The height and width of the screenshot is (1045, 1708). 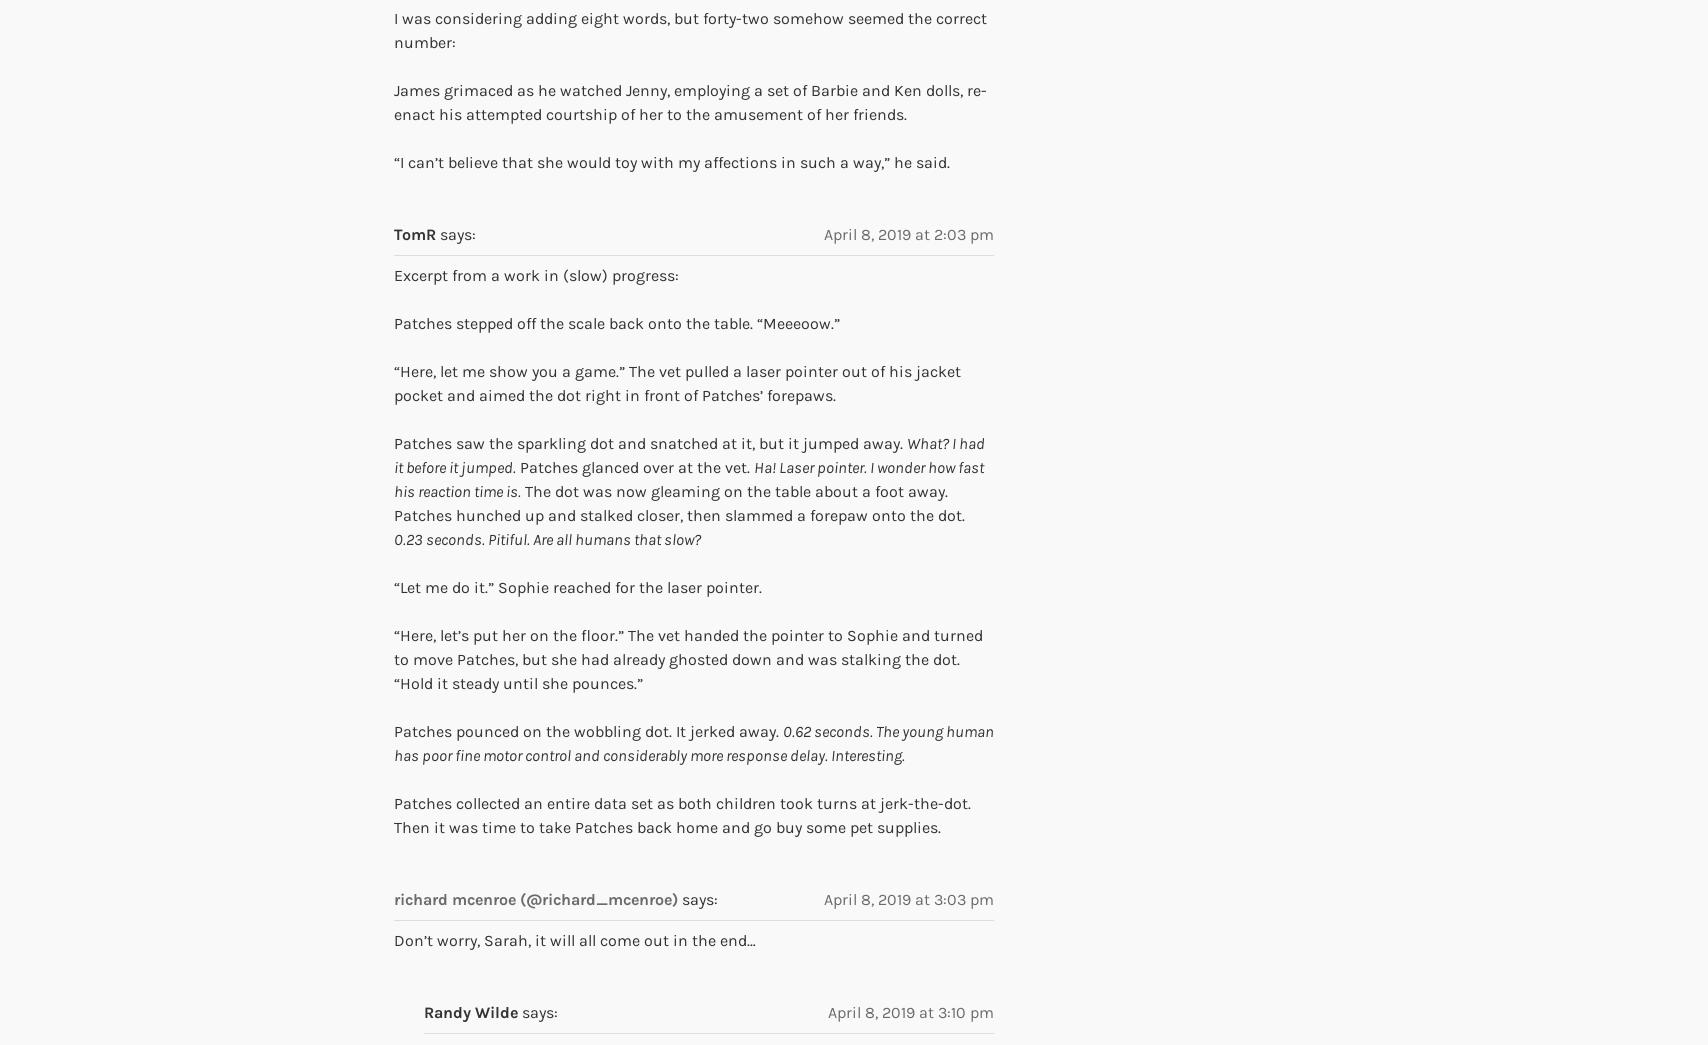 I want to click on 'The dot was now gleaming on the table about a foot away. Patches hunched up and stalked closer, then slammed a forepaw onto the dot.', so click(x=679, y=501).